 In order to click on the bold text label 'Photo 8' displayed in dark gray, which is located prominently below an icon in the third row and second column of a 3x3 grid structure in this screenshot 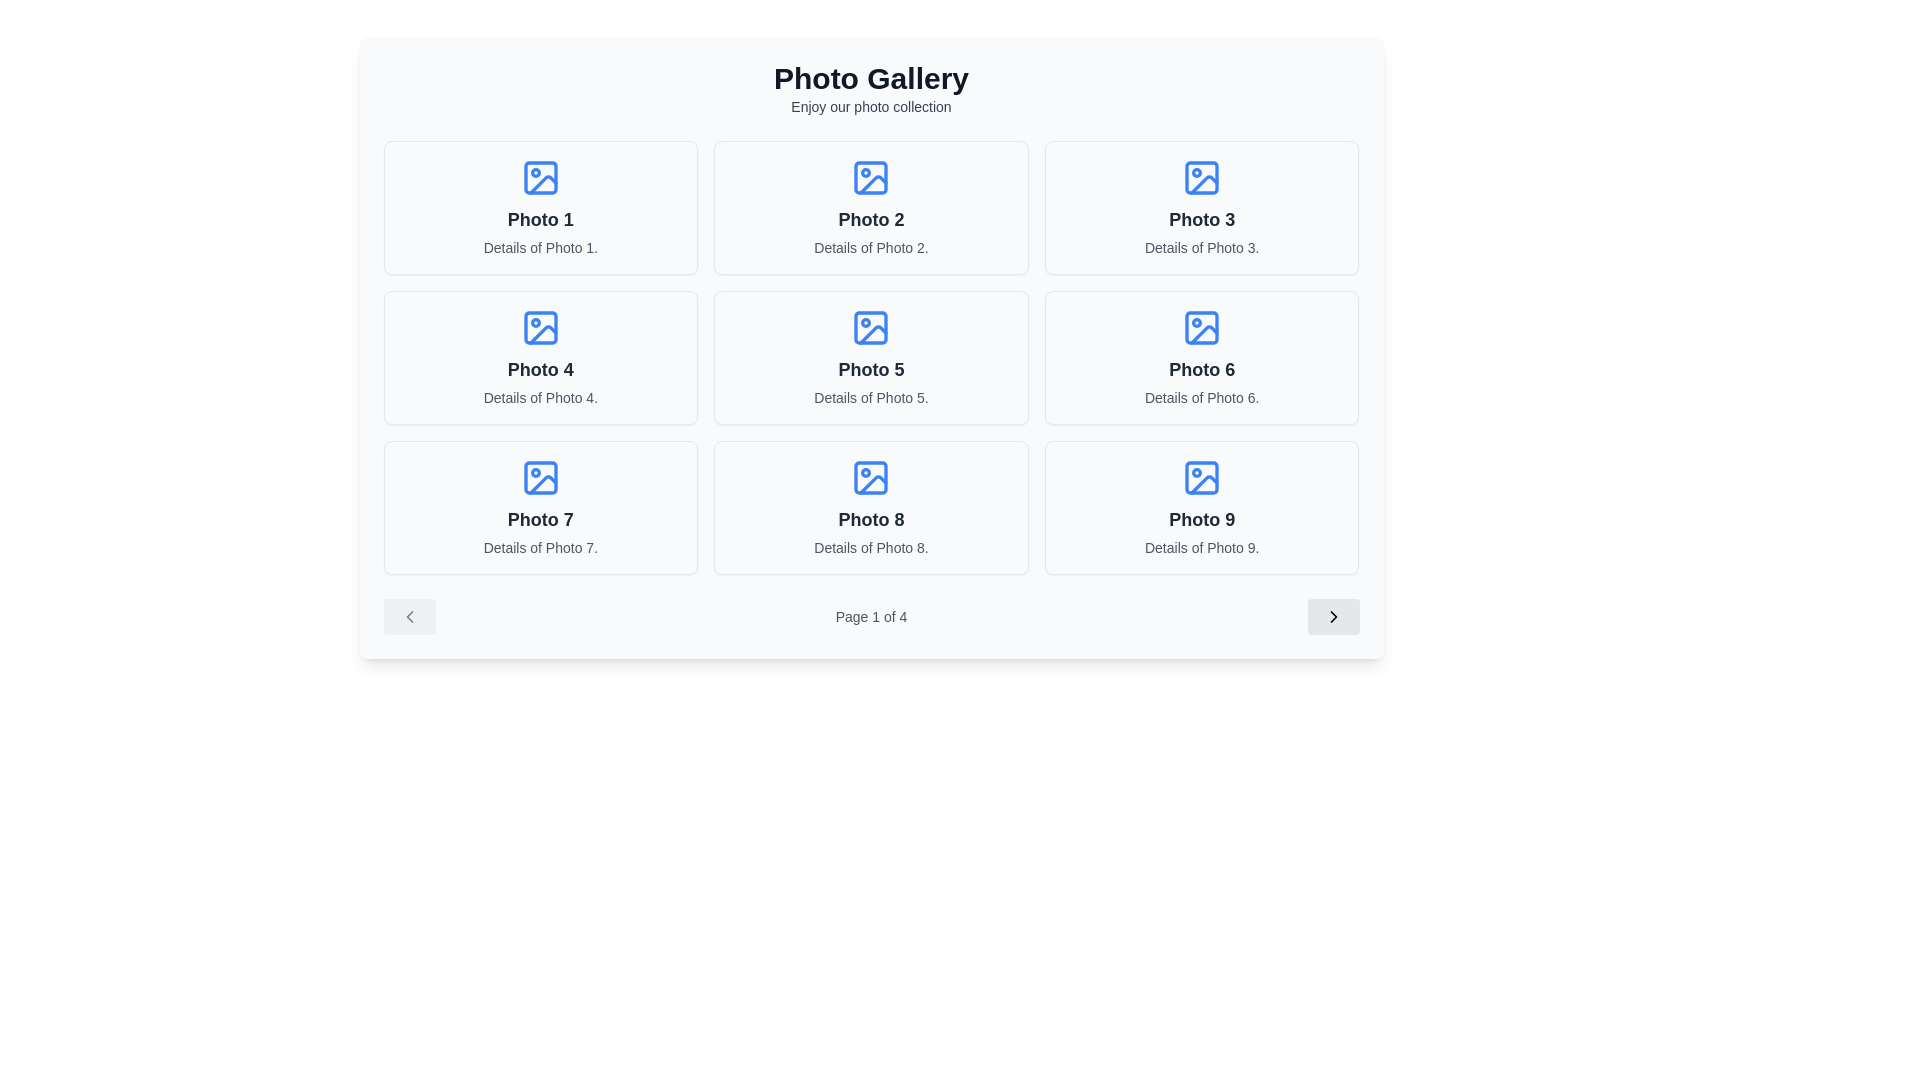, I will do `click(871, 519)`.